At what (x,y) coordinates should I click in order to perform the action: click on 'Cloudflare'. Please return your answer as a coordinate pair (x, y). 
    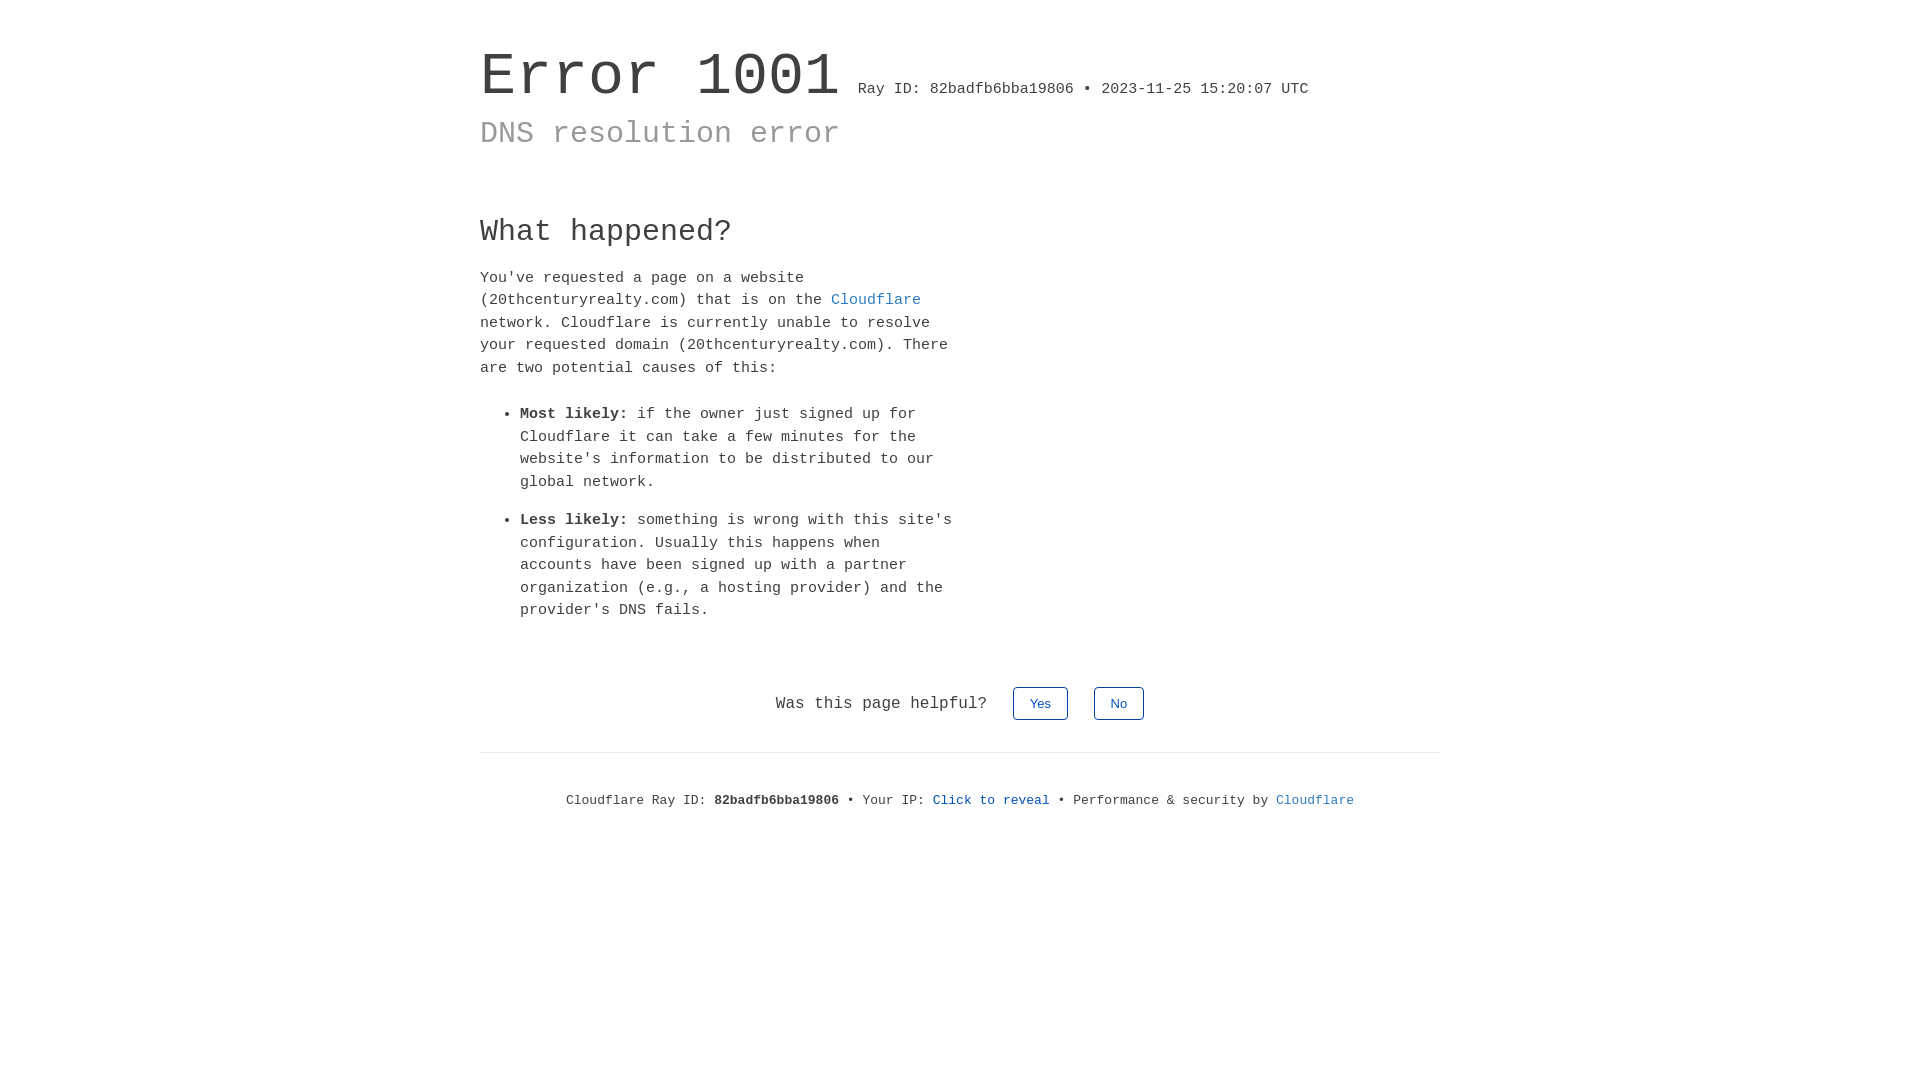
    Looking at the image, I should click on (830, 300).